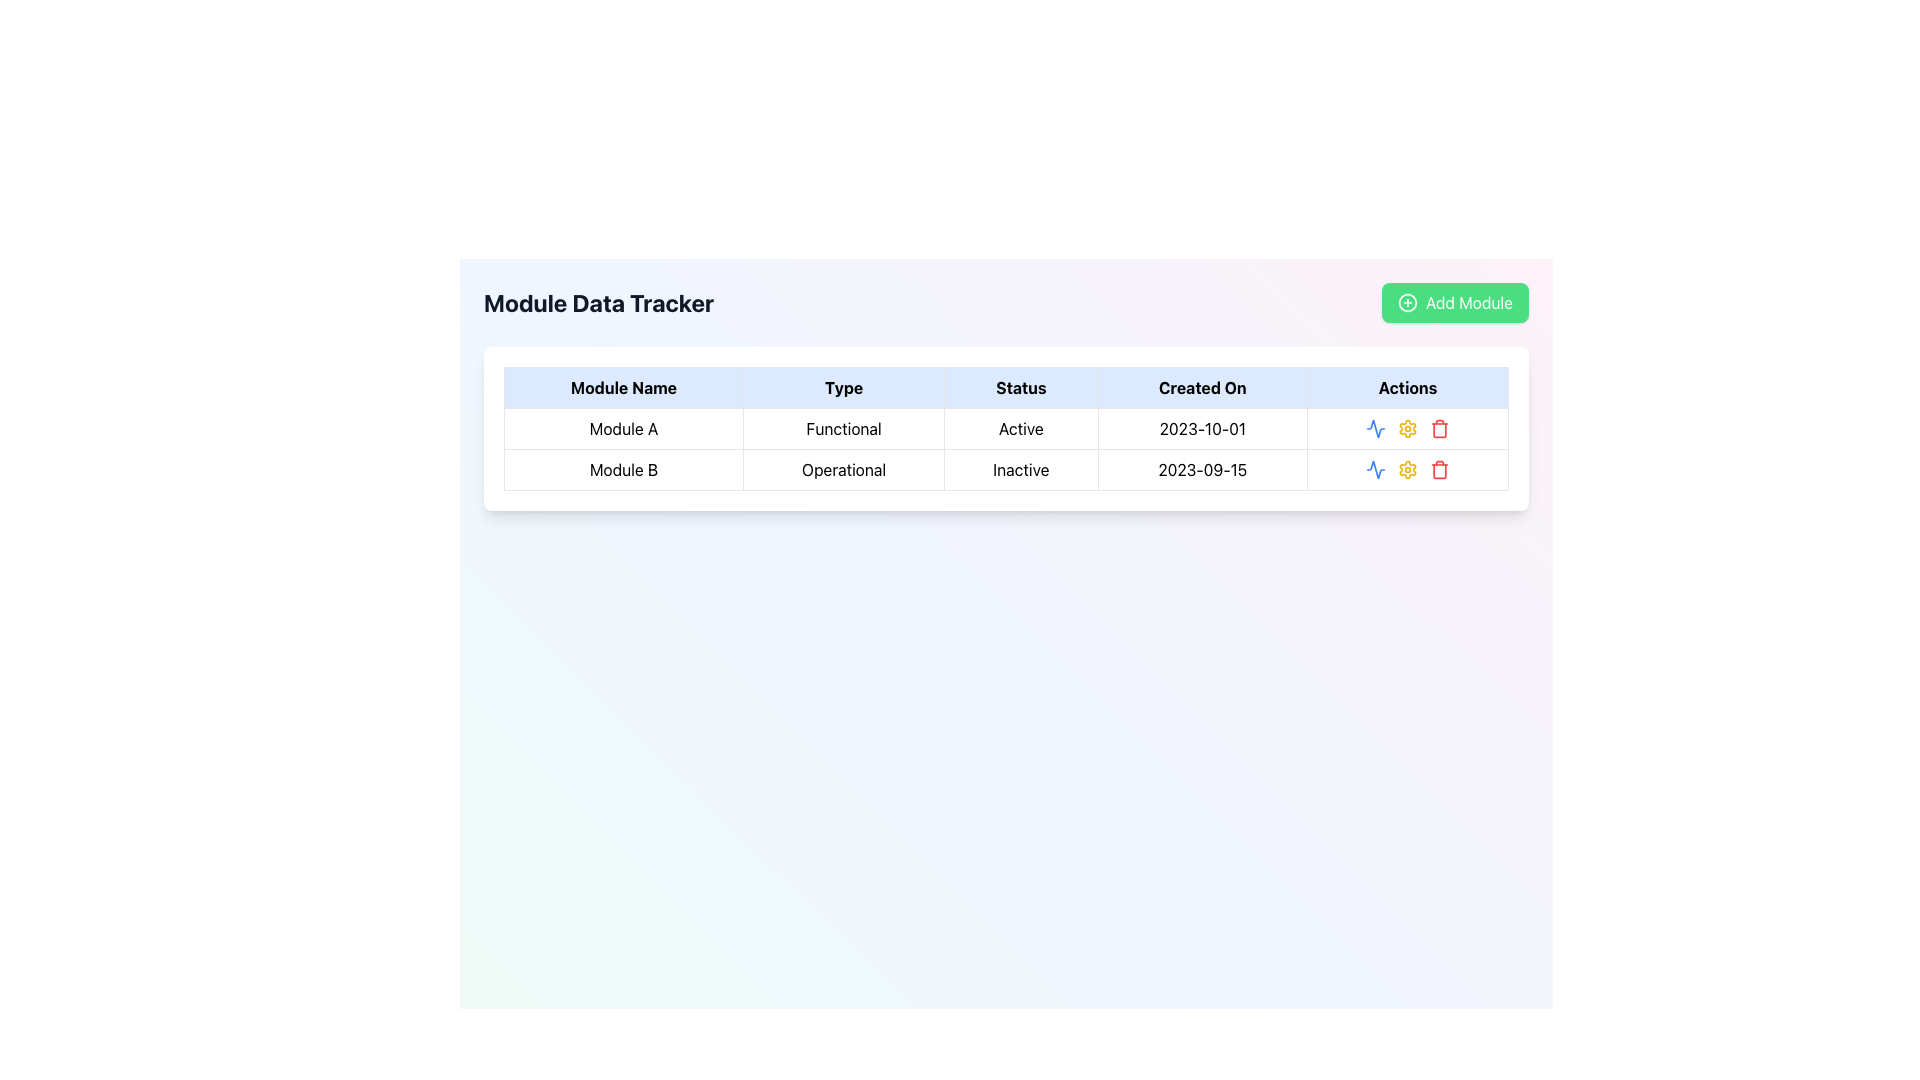  What do you see at coordinates (1454, 303) in the screenshot?
I see `the 'Add Module' button with a green background and white text, located on the rightmost side of the header bar titled 'Module Data Tracker'` at bounding box center [1454, 303].